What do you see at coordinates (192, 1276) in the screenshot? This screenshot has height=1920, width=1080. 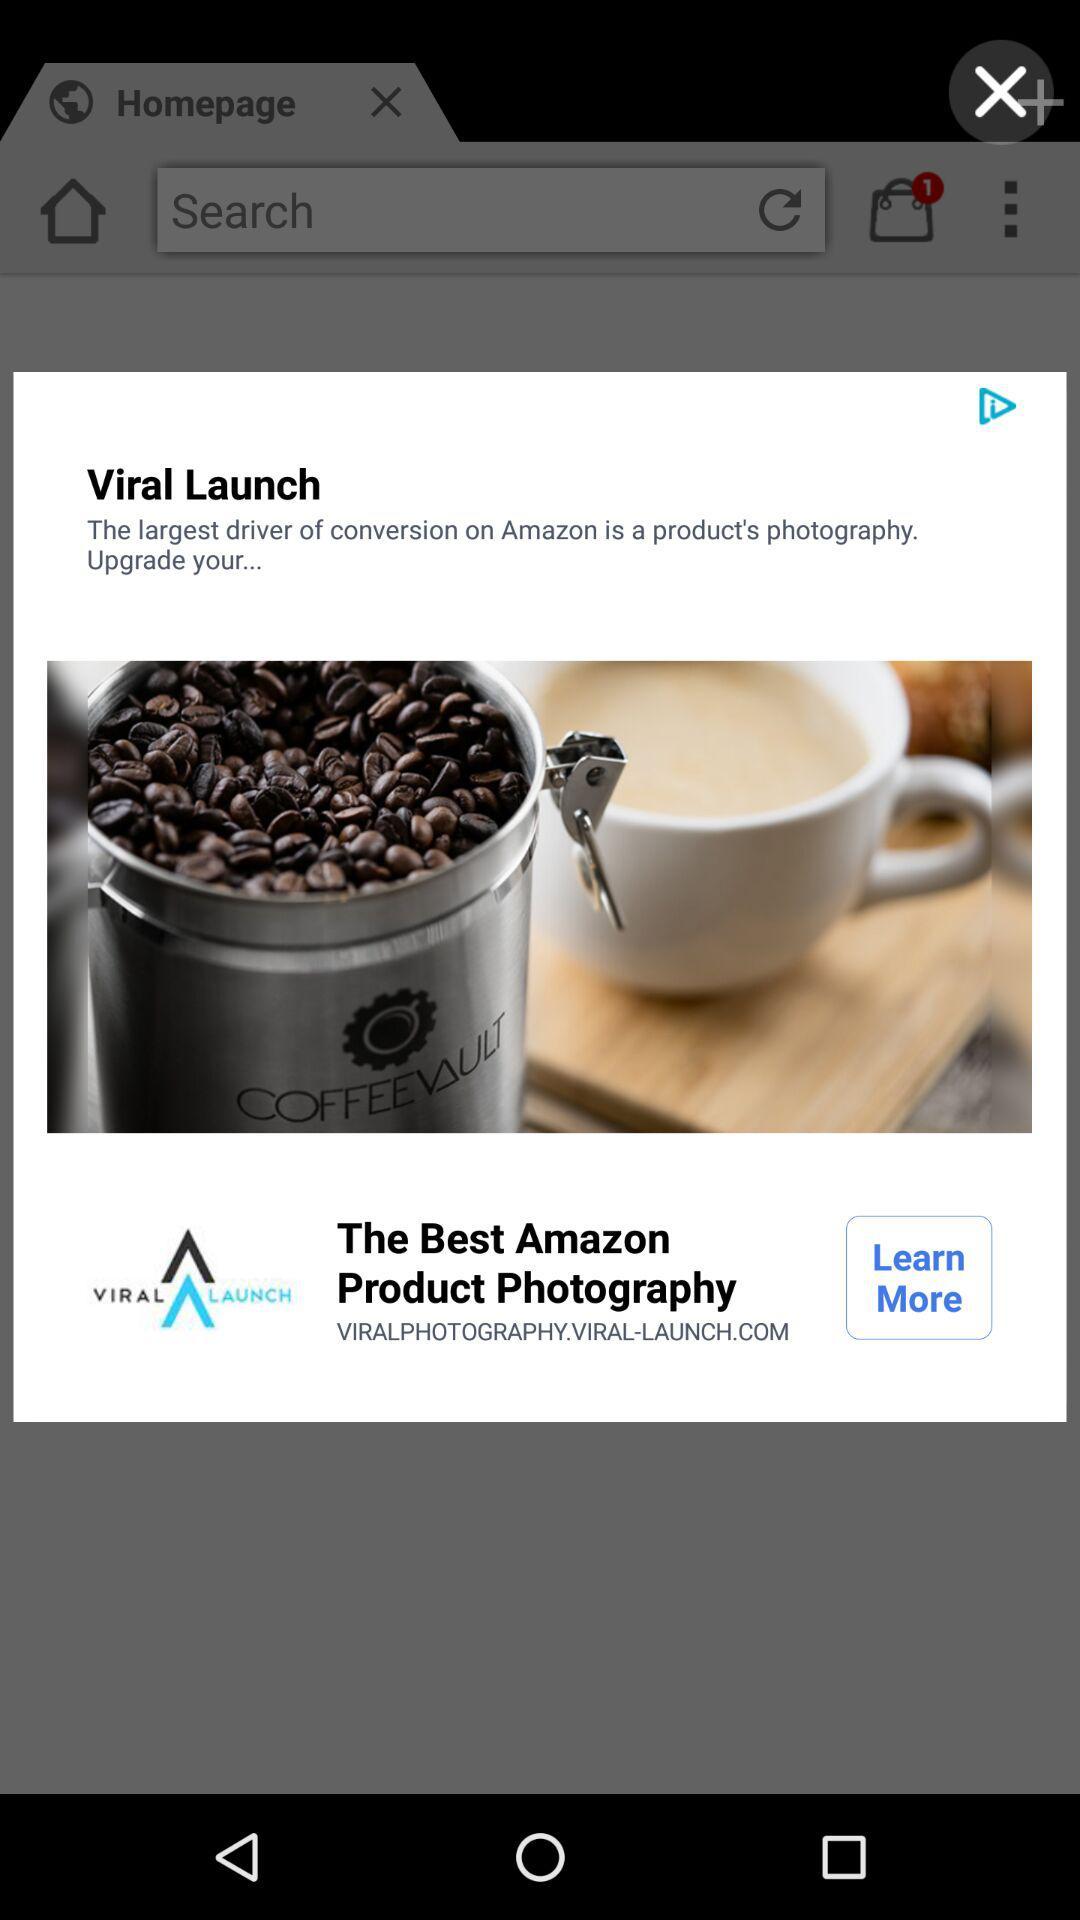 I see `the icon next to the the best amazon` at bounding box center [192, 1276].